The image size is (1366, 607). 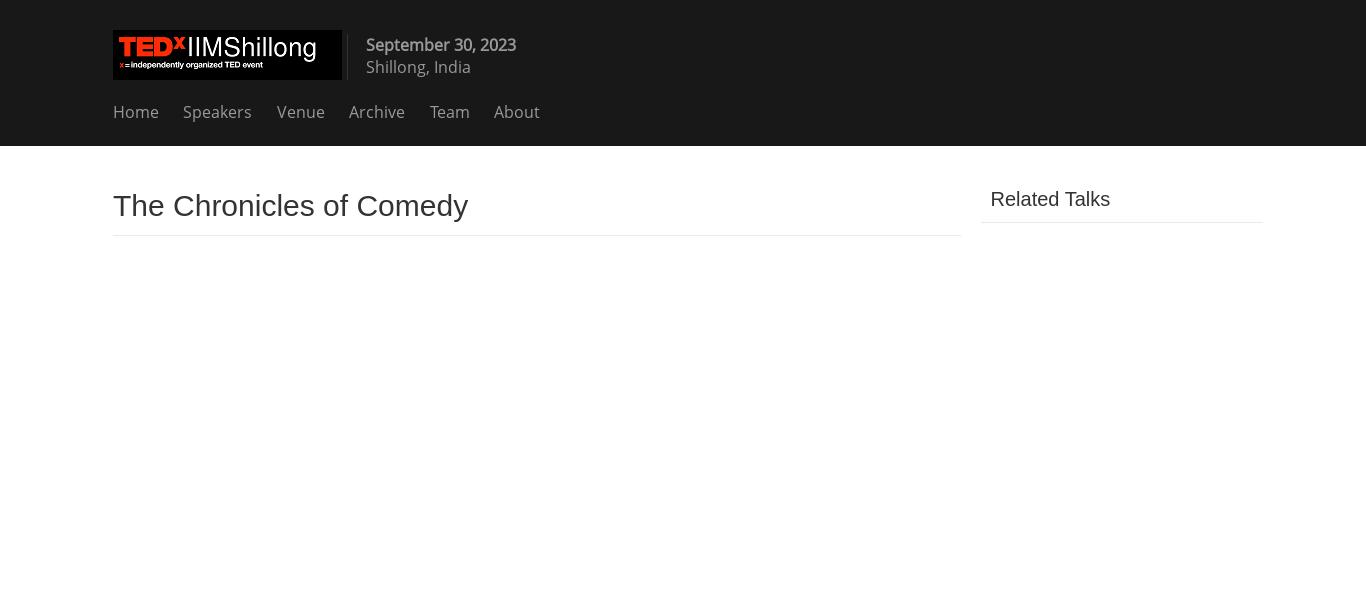 What do you see at coordinates (517, 110) in the screenshot?
I see `'About'` at bounding box center [517, 110].